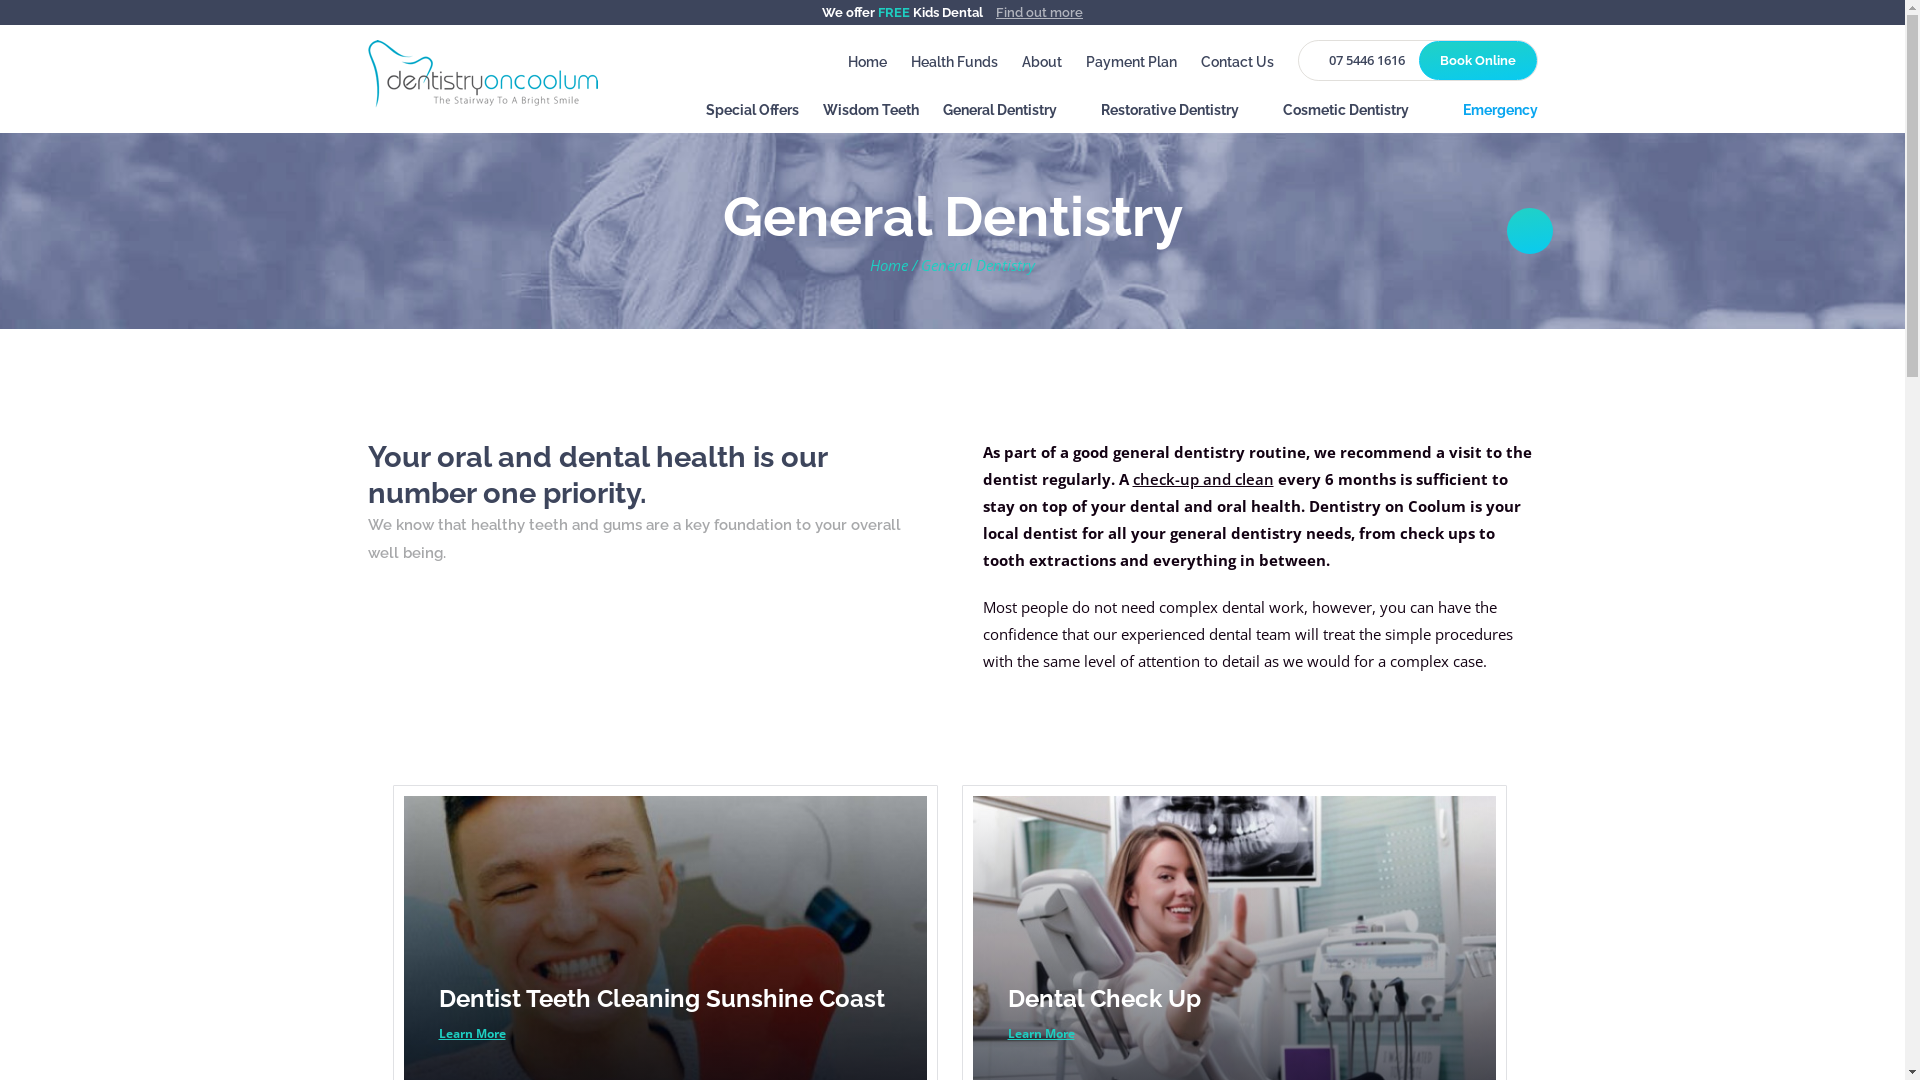  Describe the element at coordinates (1416, 59) in the screenshot. I see `'Book Online'` at that location.